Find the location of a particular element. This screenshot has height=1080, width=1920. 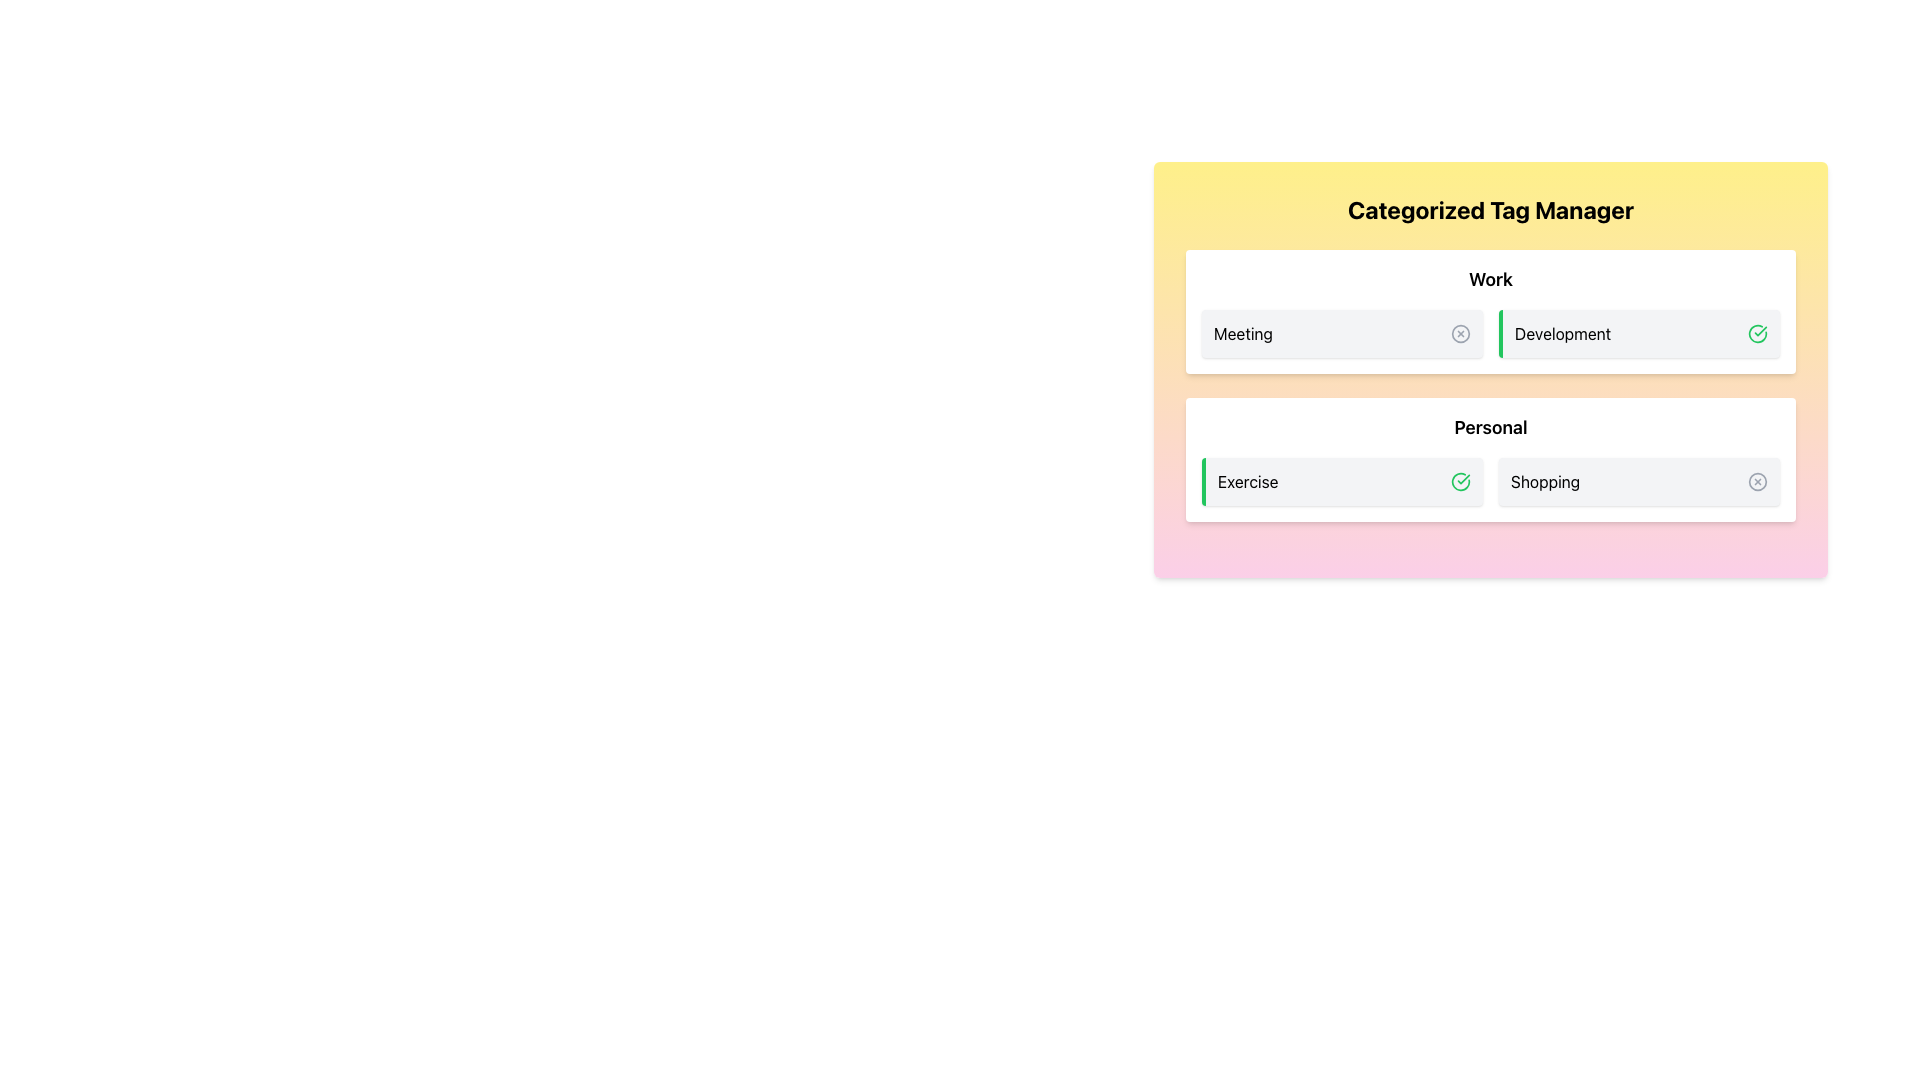

the Text Label/Static Text element located is located at coordinates (1544, 482).